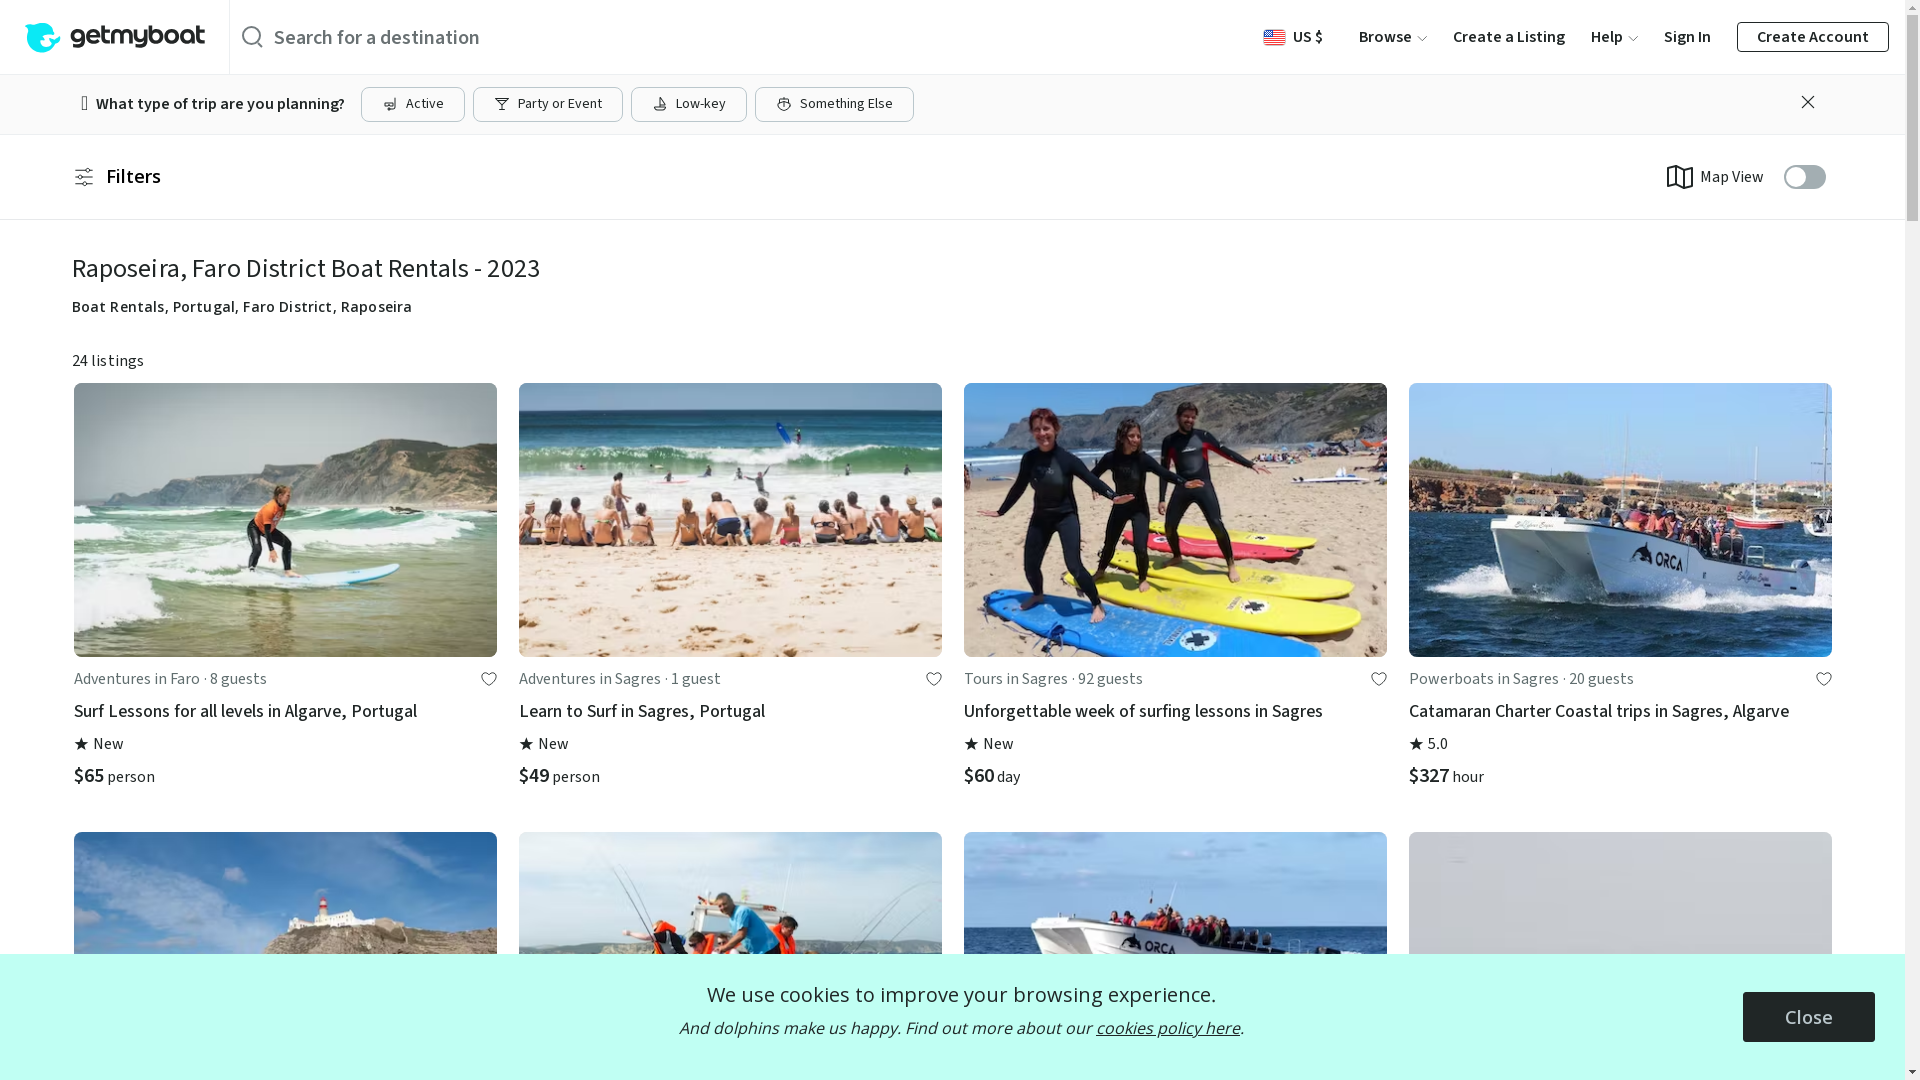  What do you see at coordinates (547, 104) in the screenshot?
I see `'Party or Event'` at bounding box center [547, 104].